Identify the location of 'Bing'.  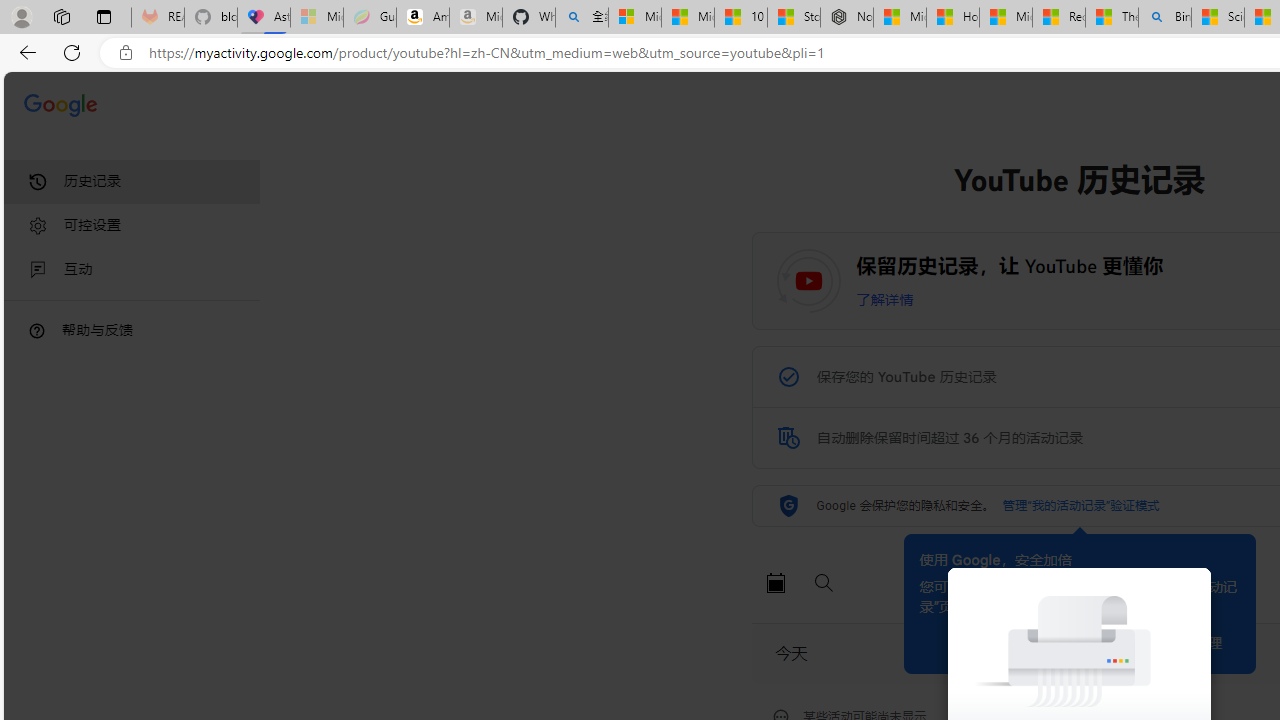
(1165, 17).